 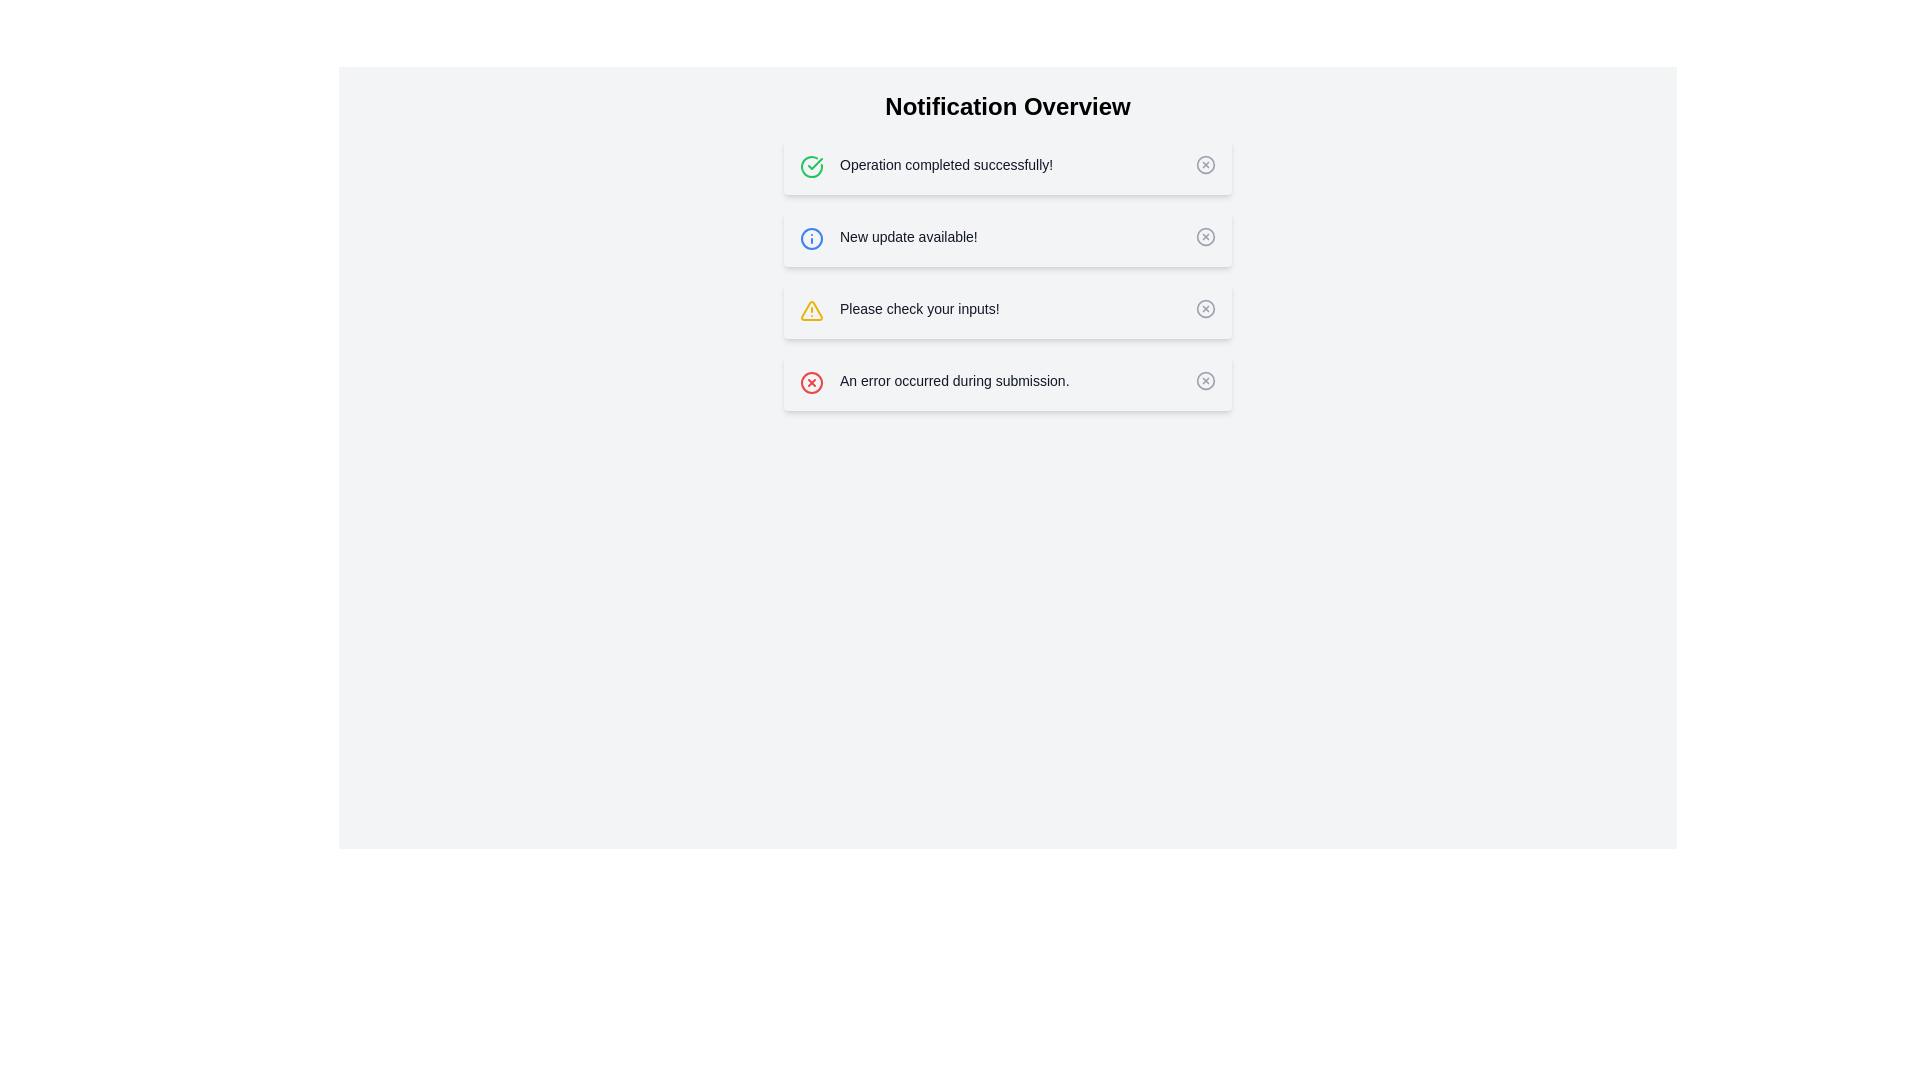 I want to click on the circular icon indicating the 'New update available!' notification on the left side of the entry, so click(x=811, y=238).